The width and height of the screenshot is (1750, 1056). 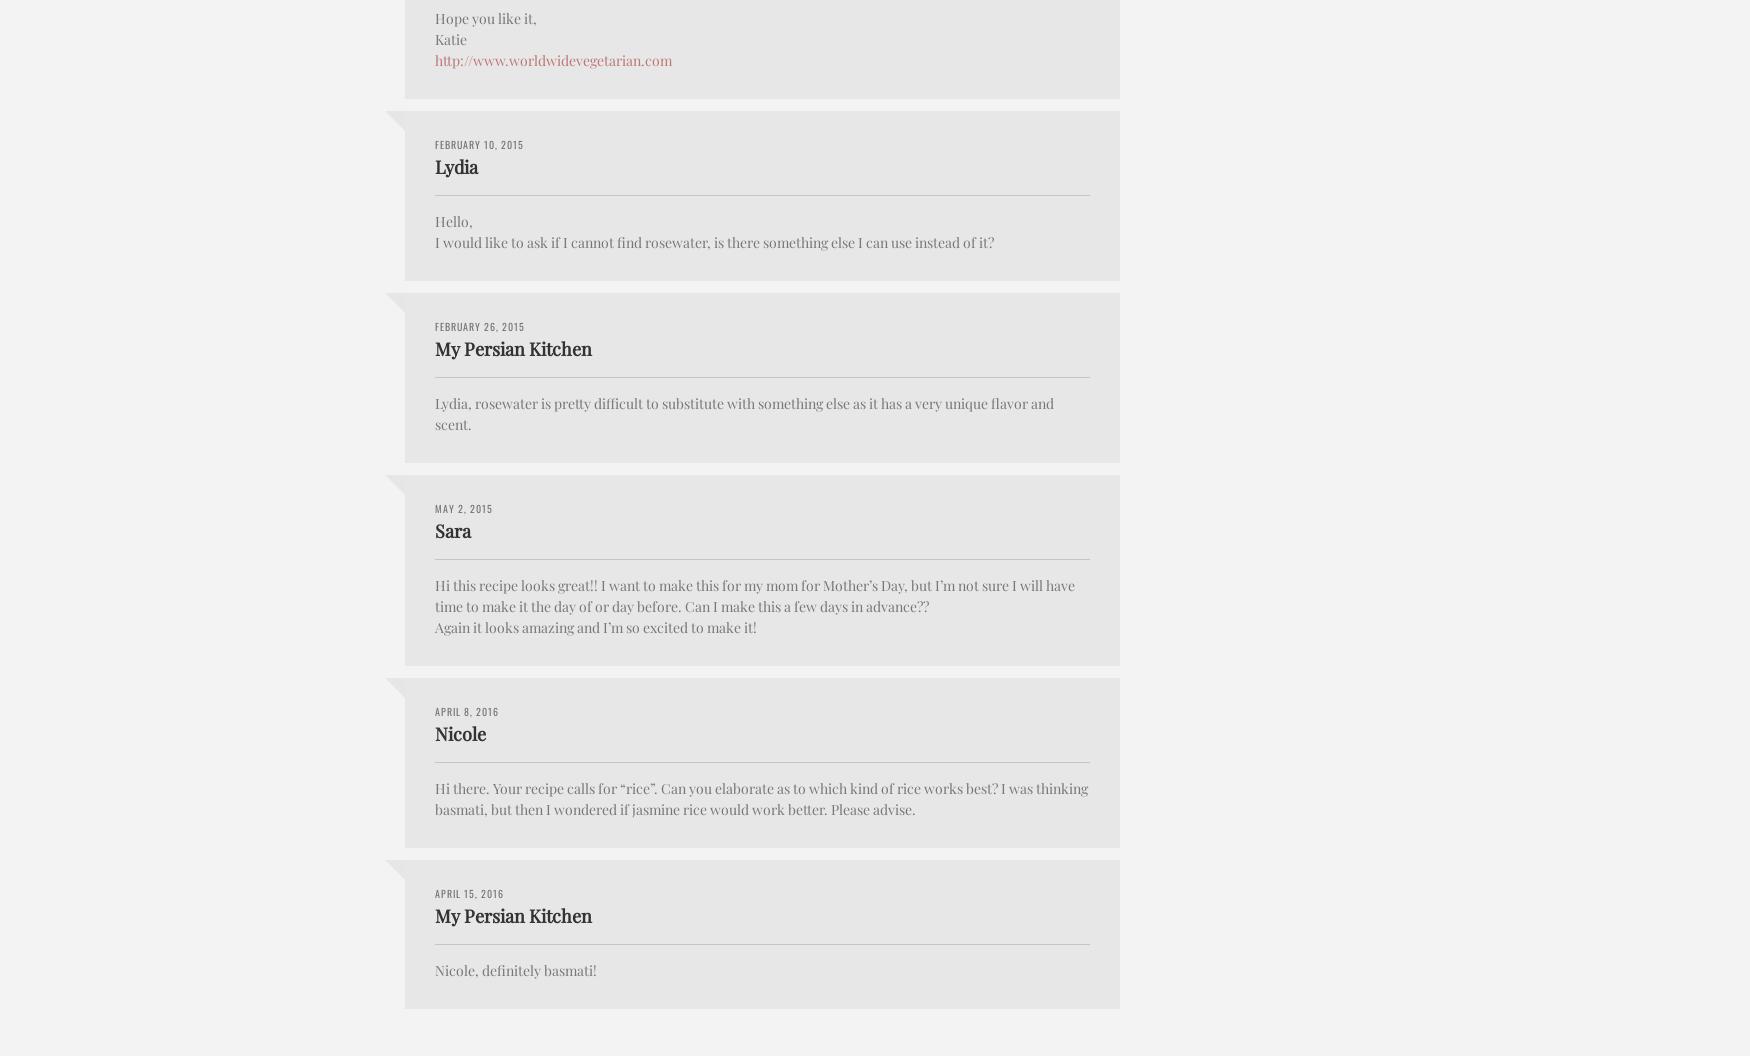 What do you see at coordinates (456, 166) in the screenshot?
I see `'Lydia'` at bounding box center [456, 166].